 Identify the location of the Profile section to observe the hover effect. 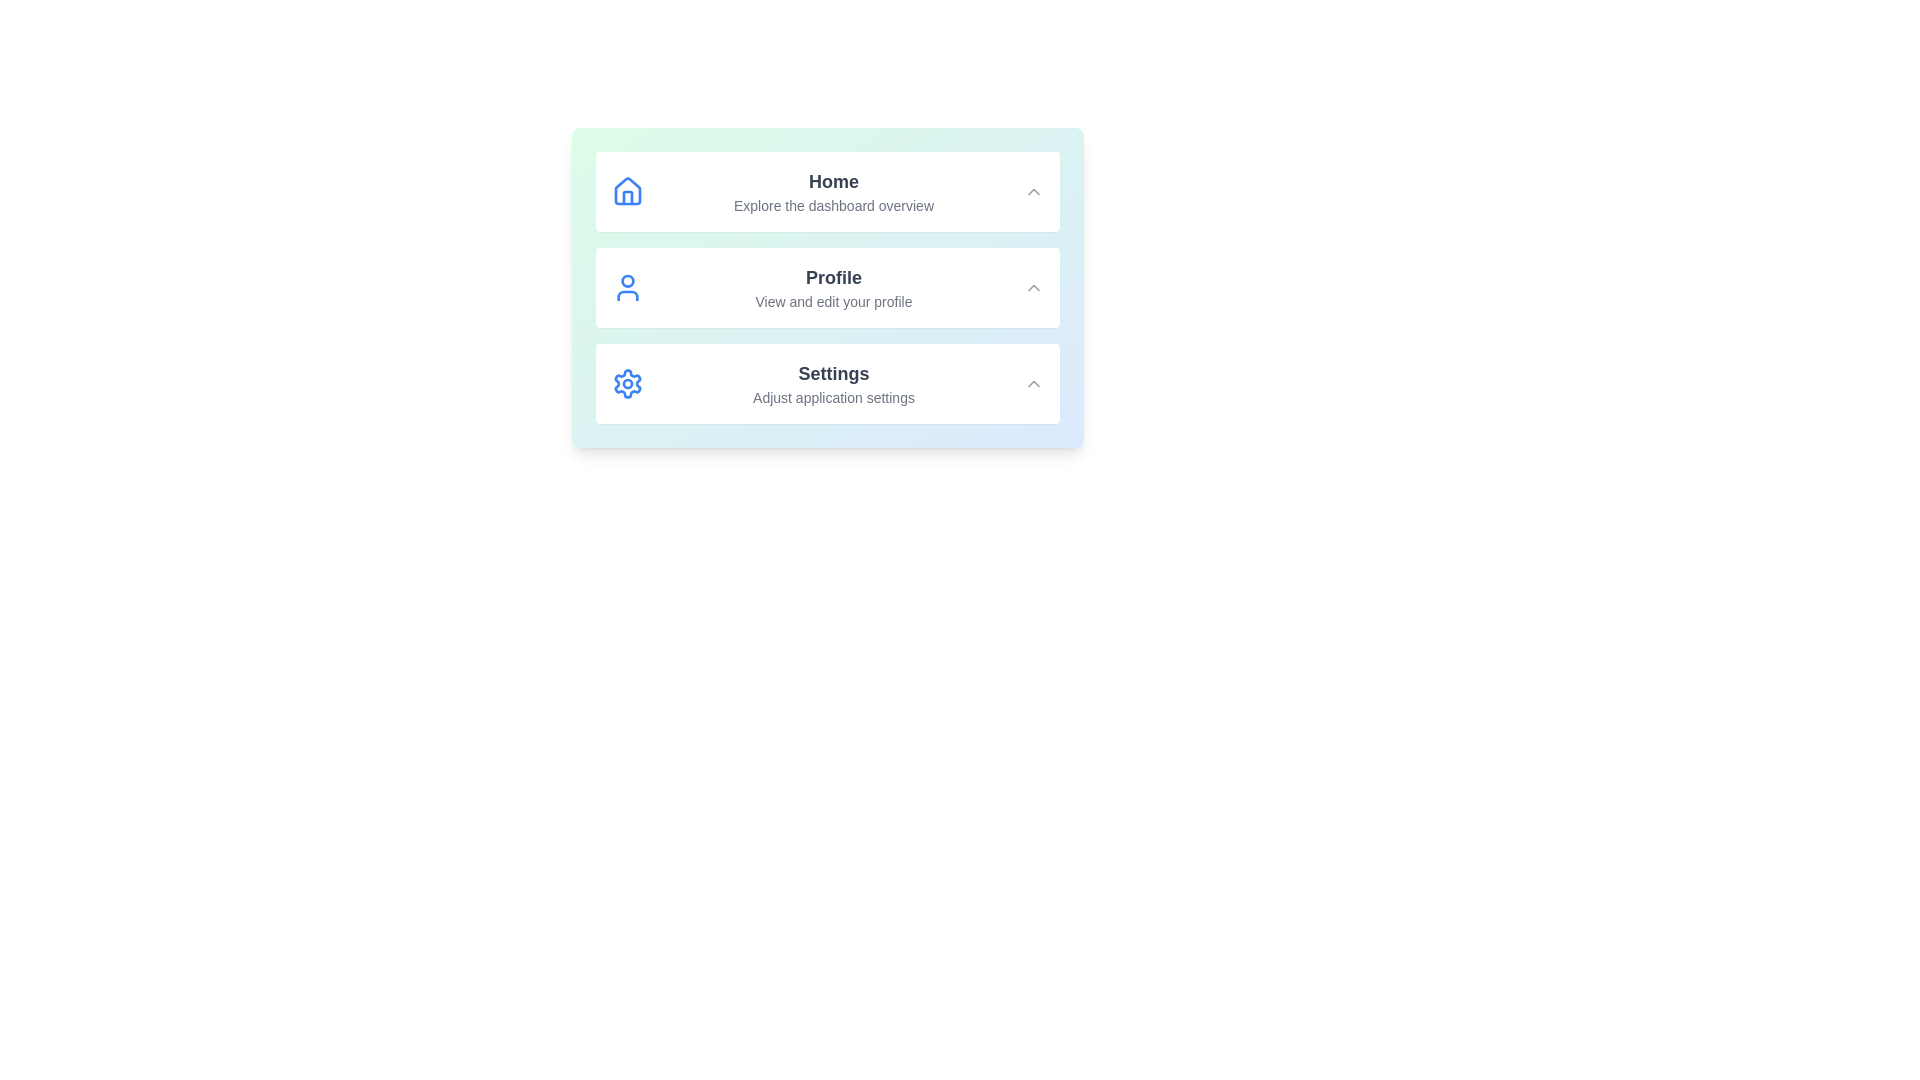
(828, 288).